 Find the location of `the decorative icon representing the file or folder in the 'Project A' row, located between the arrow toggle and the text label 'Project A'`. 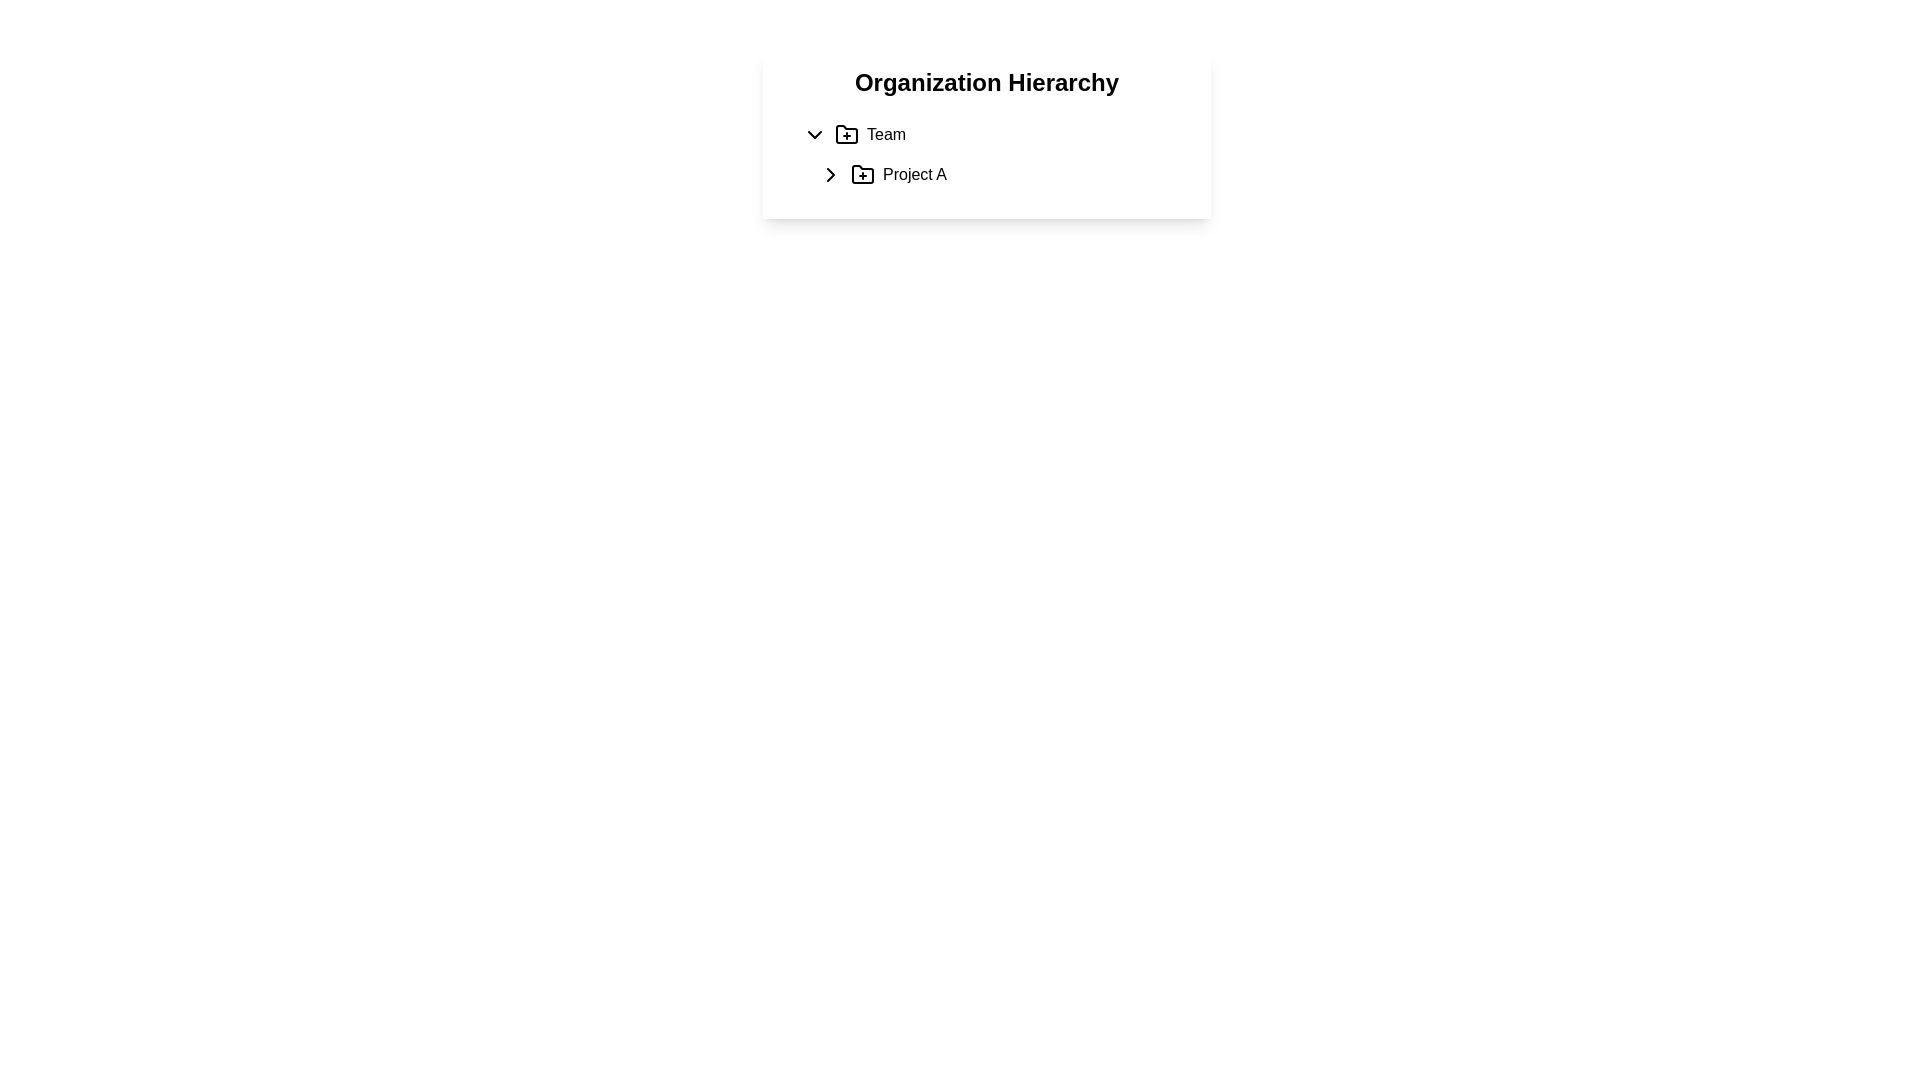

the decorative icon representing the file or folder in the 'Project A' row, located between the arrow toggle and the text label 'Project A' is located at coordinates (863, 173).